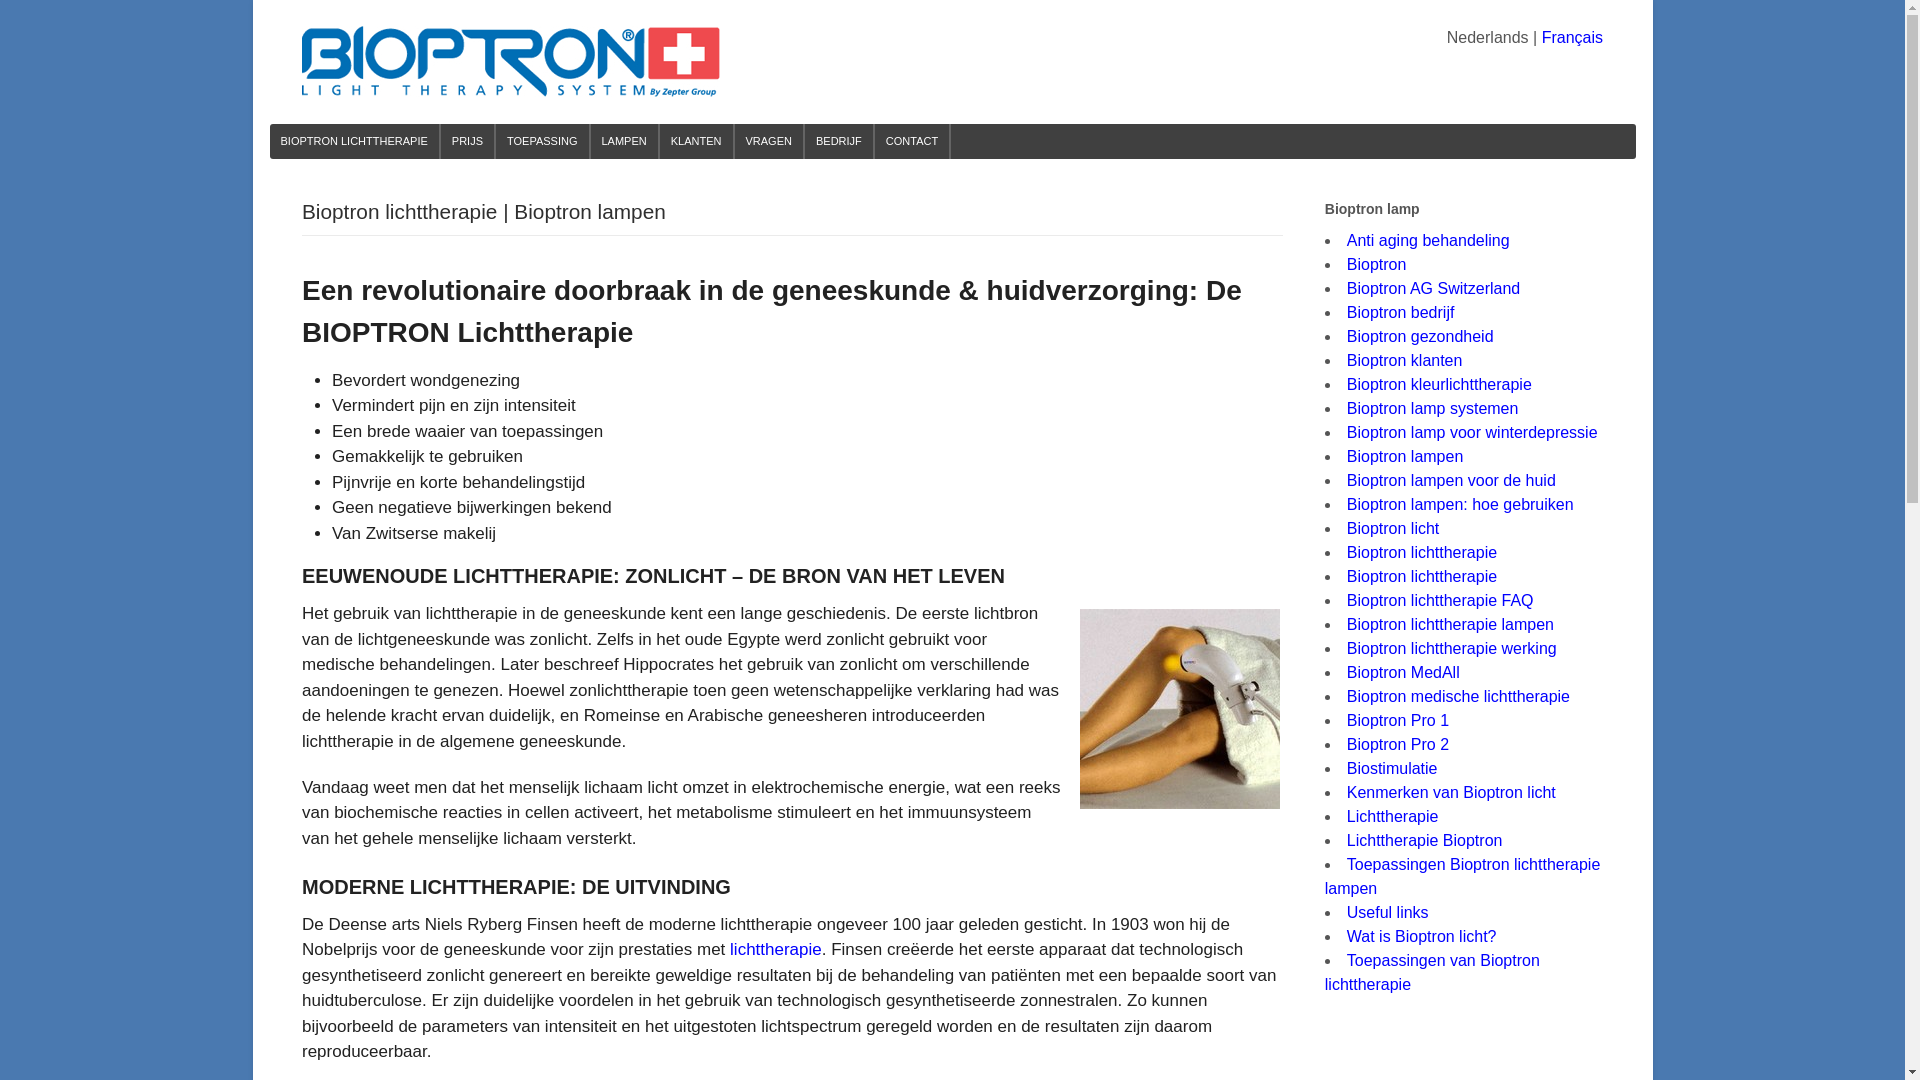 The height and width of the screenshot is (1080, 1920). Describe the element at coordinates (1420, 936) in the screenshot. I see `'Wat is Bioptron licht?'` at that location.